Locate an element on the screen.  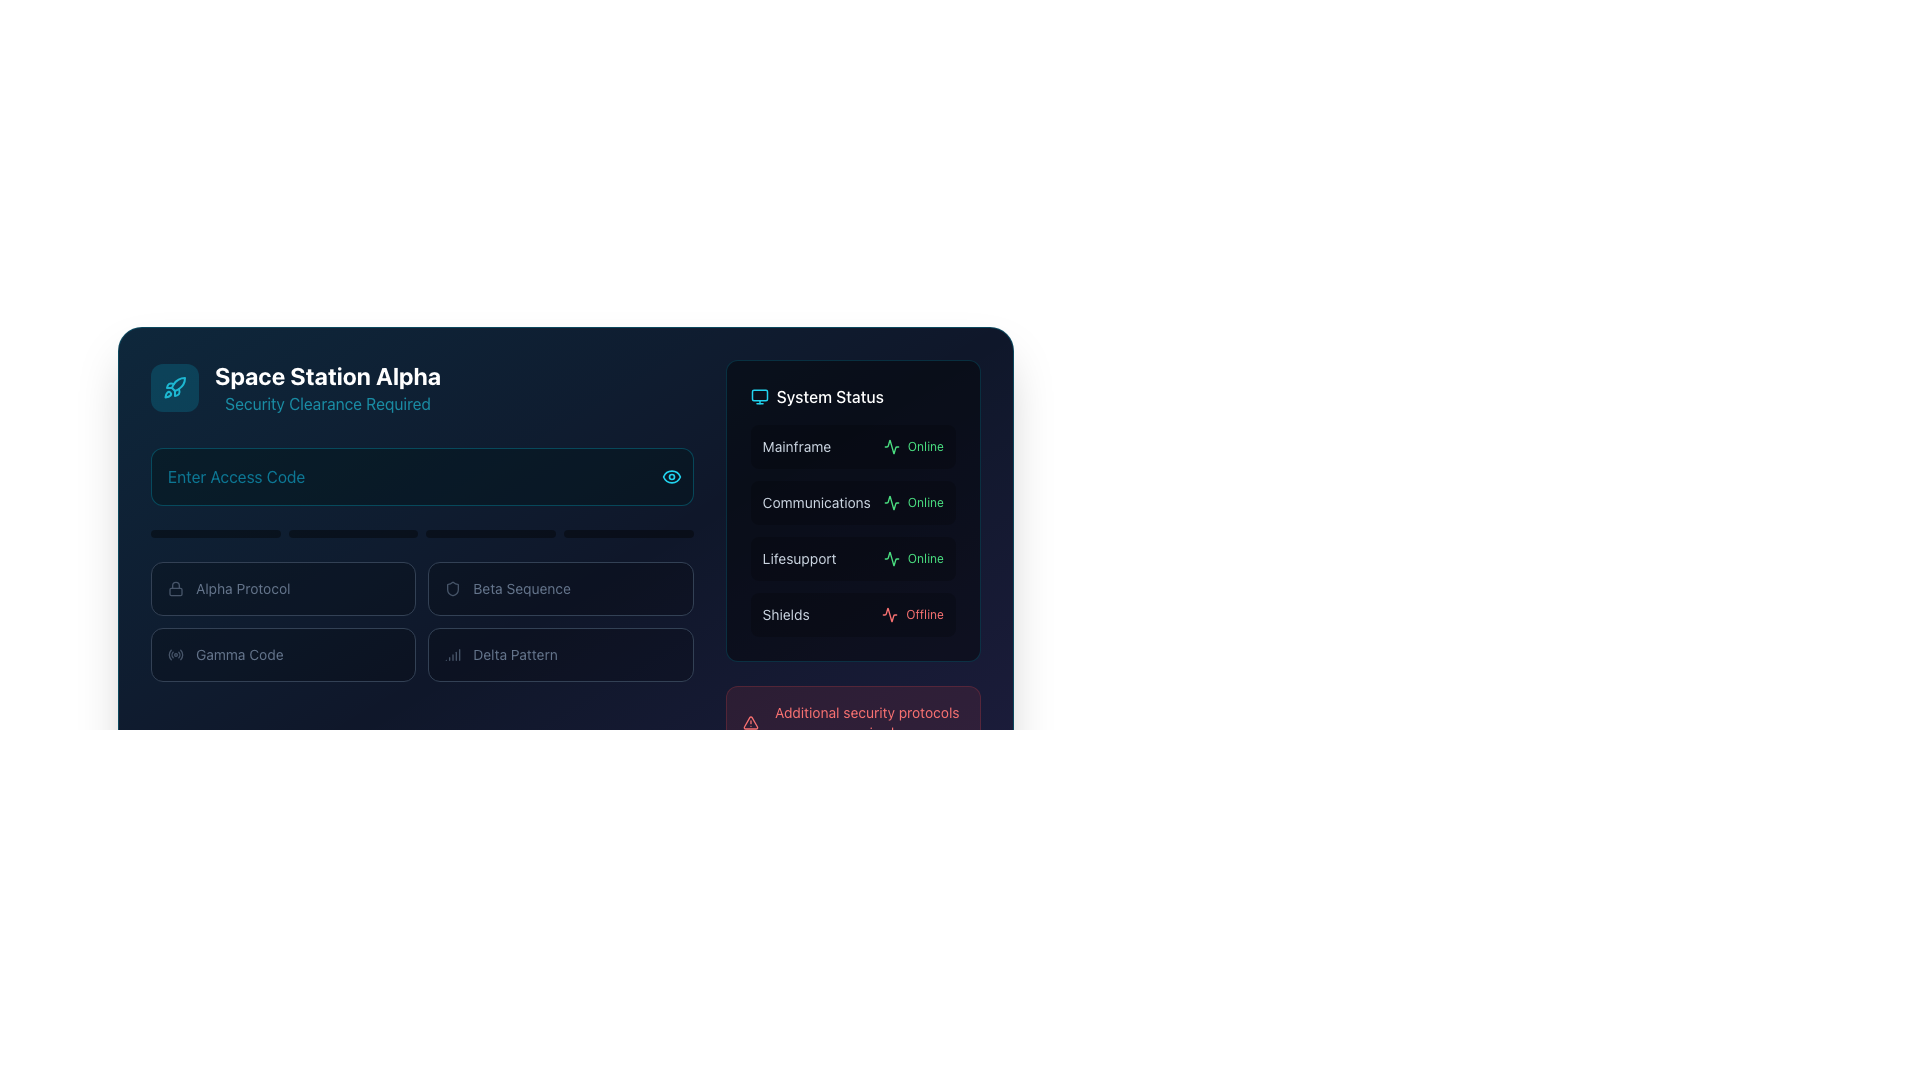
the Grid or Button Group containing the sections labeled 'Alpha Protocol', 'Beta Sequence', 'Gamma Code', and 'Delta Pattern', which is located under the title 'Enter Access Code' is located at coordinates (421, 564).